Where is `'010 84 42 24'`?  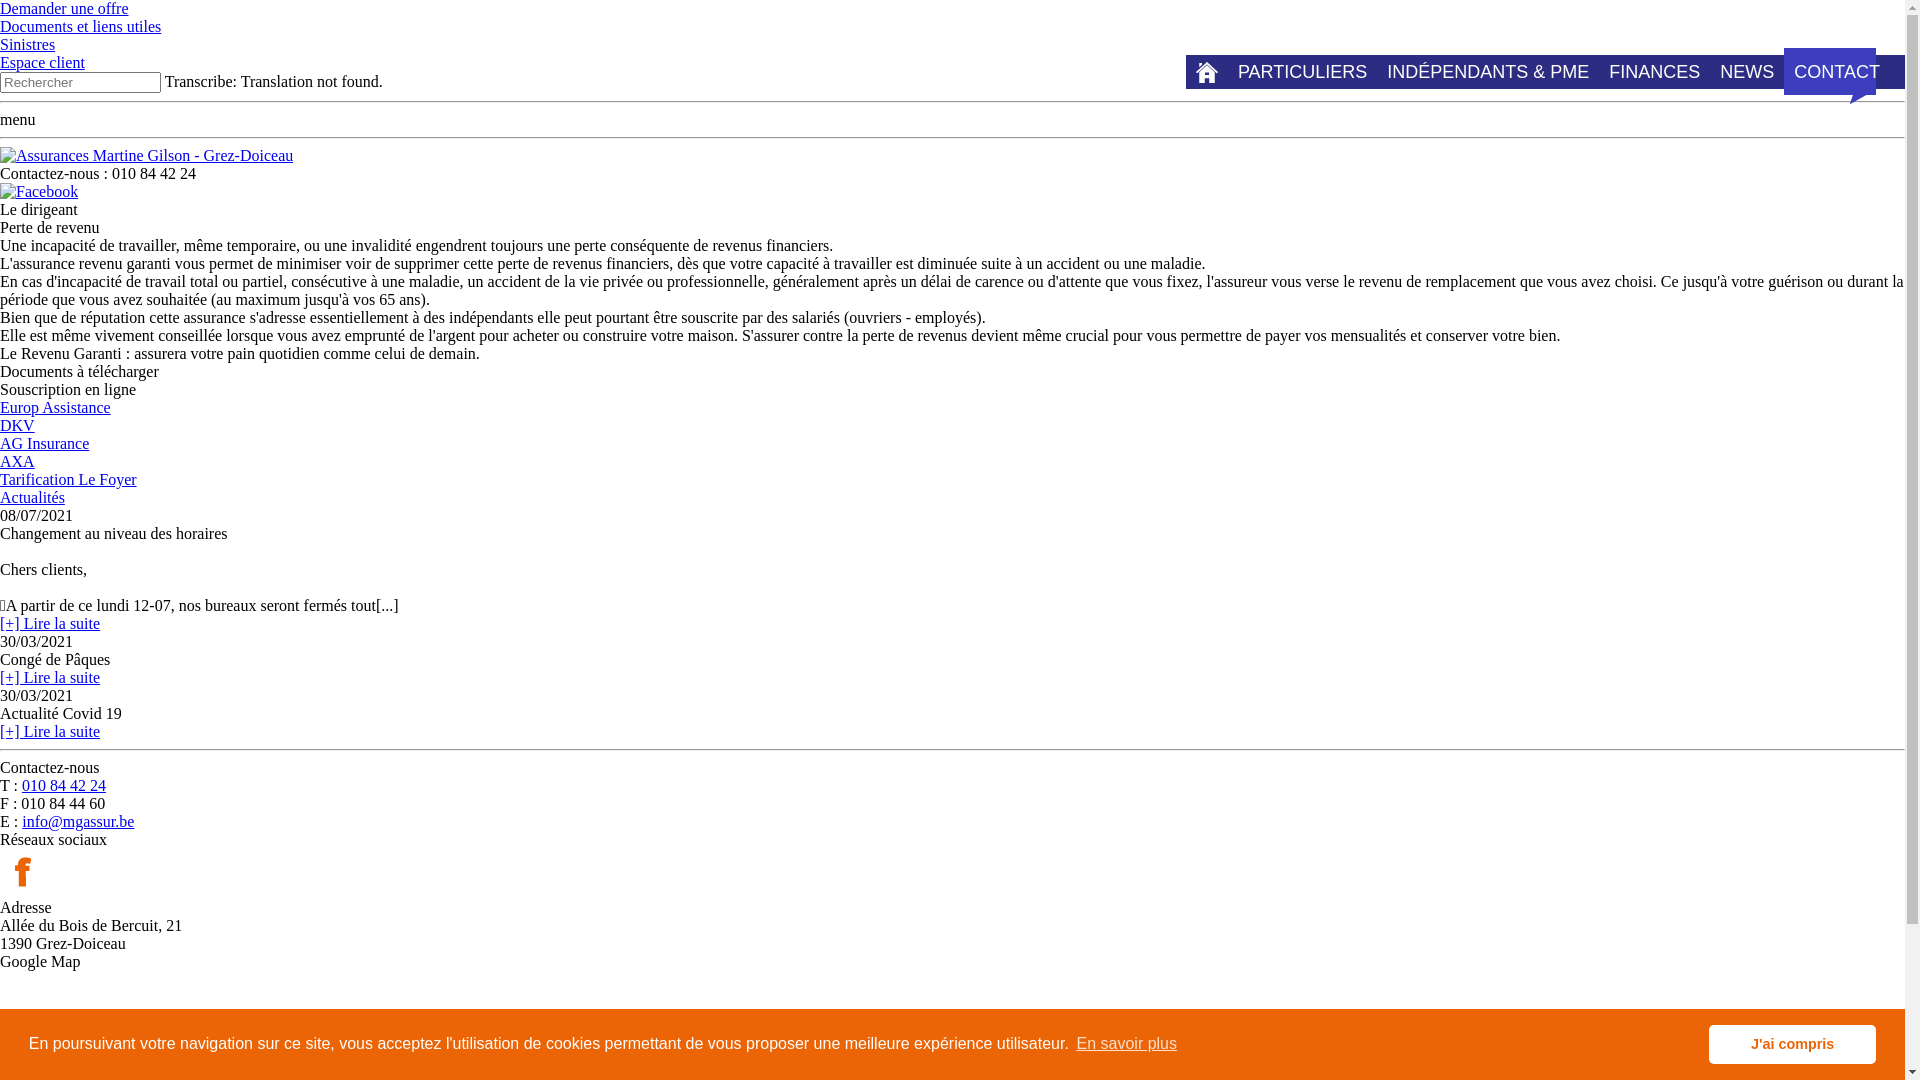 '010 84 42 24' is located at coordinates (63, 784).